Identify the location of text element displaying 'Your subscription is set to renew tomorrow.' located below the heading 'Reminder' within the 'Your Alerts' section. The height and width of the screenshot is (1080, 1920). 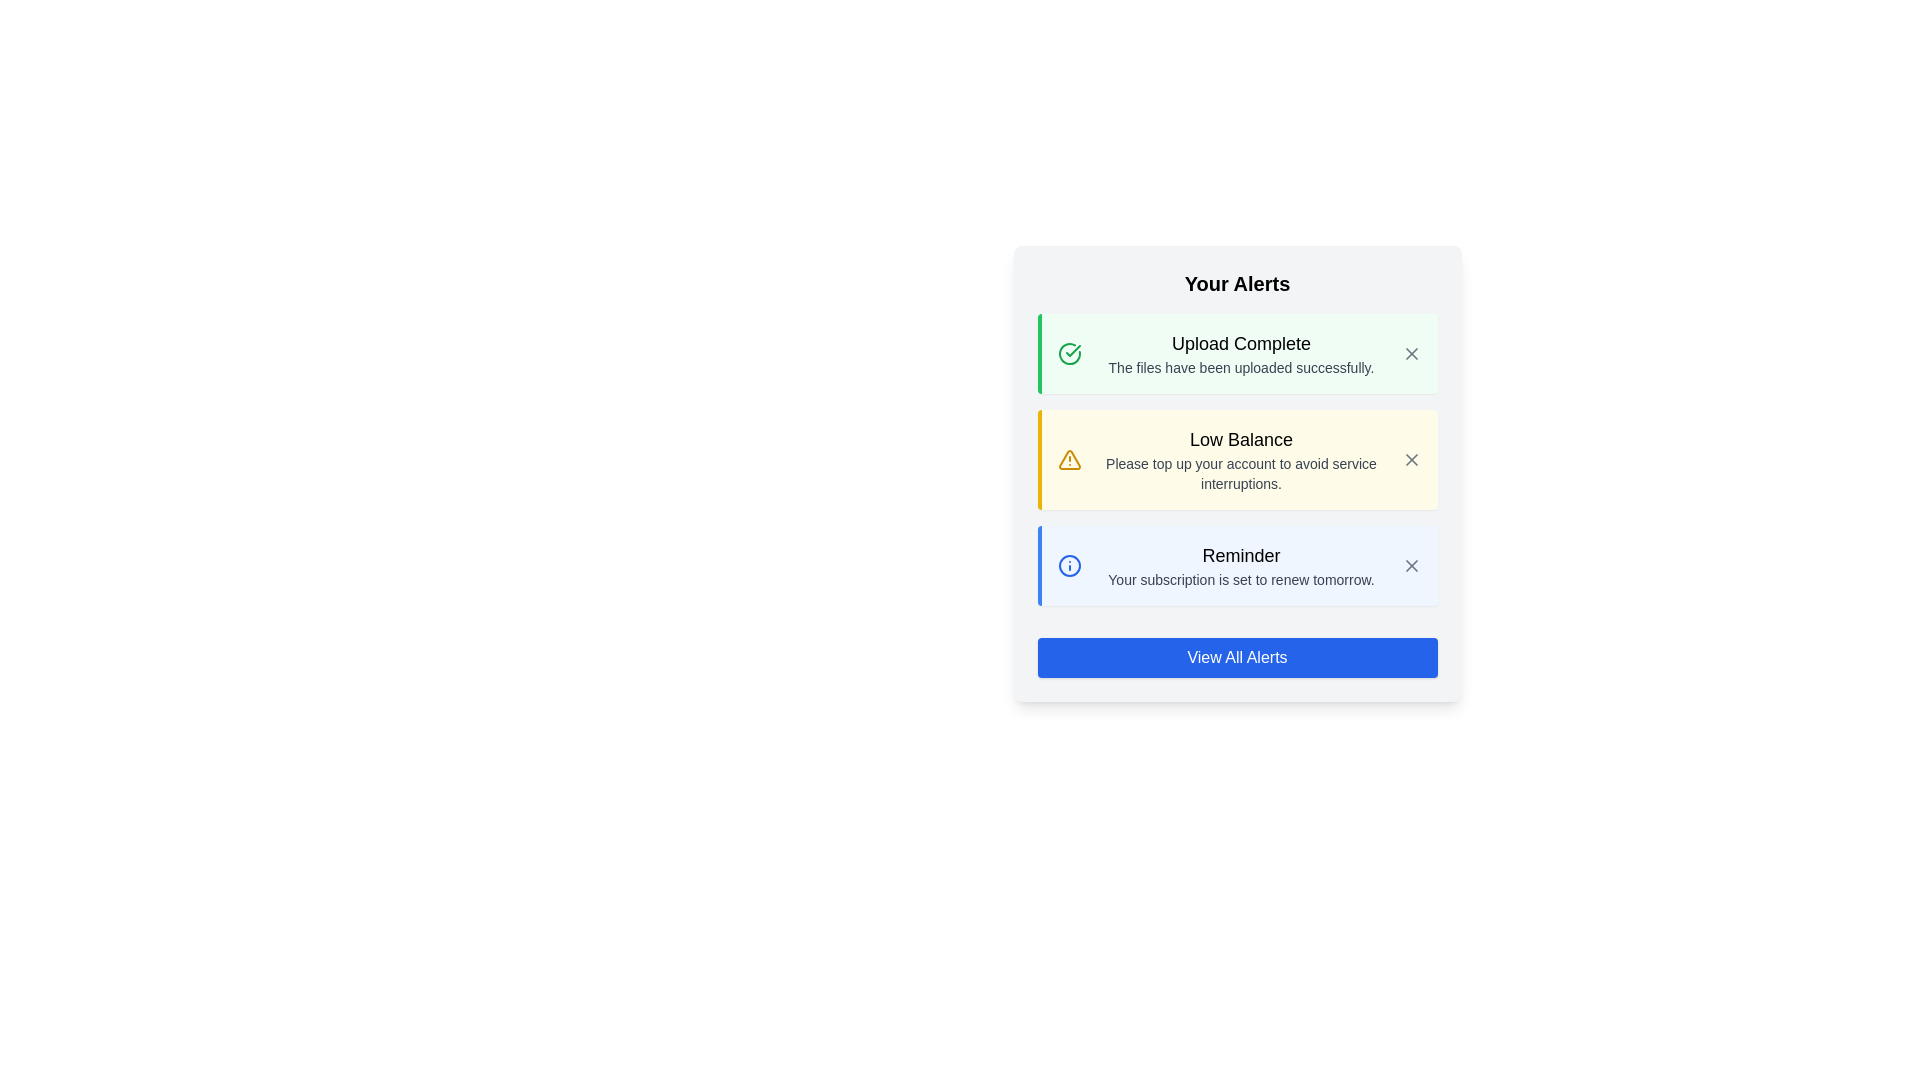
(1240, 579).